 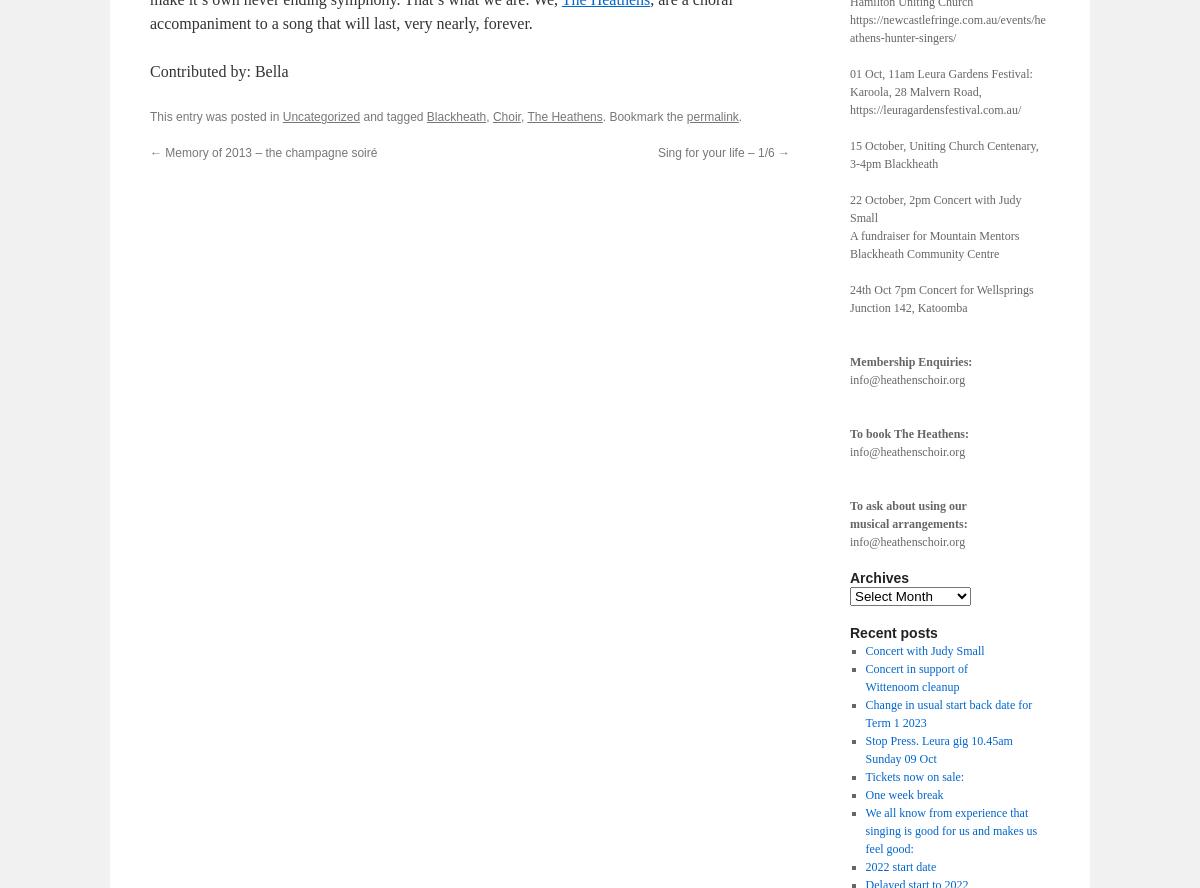 I want to click on 'A fundraiser for Mountain Mentors', so click(x=848, y=236).